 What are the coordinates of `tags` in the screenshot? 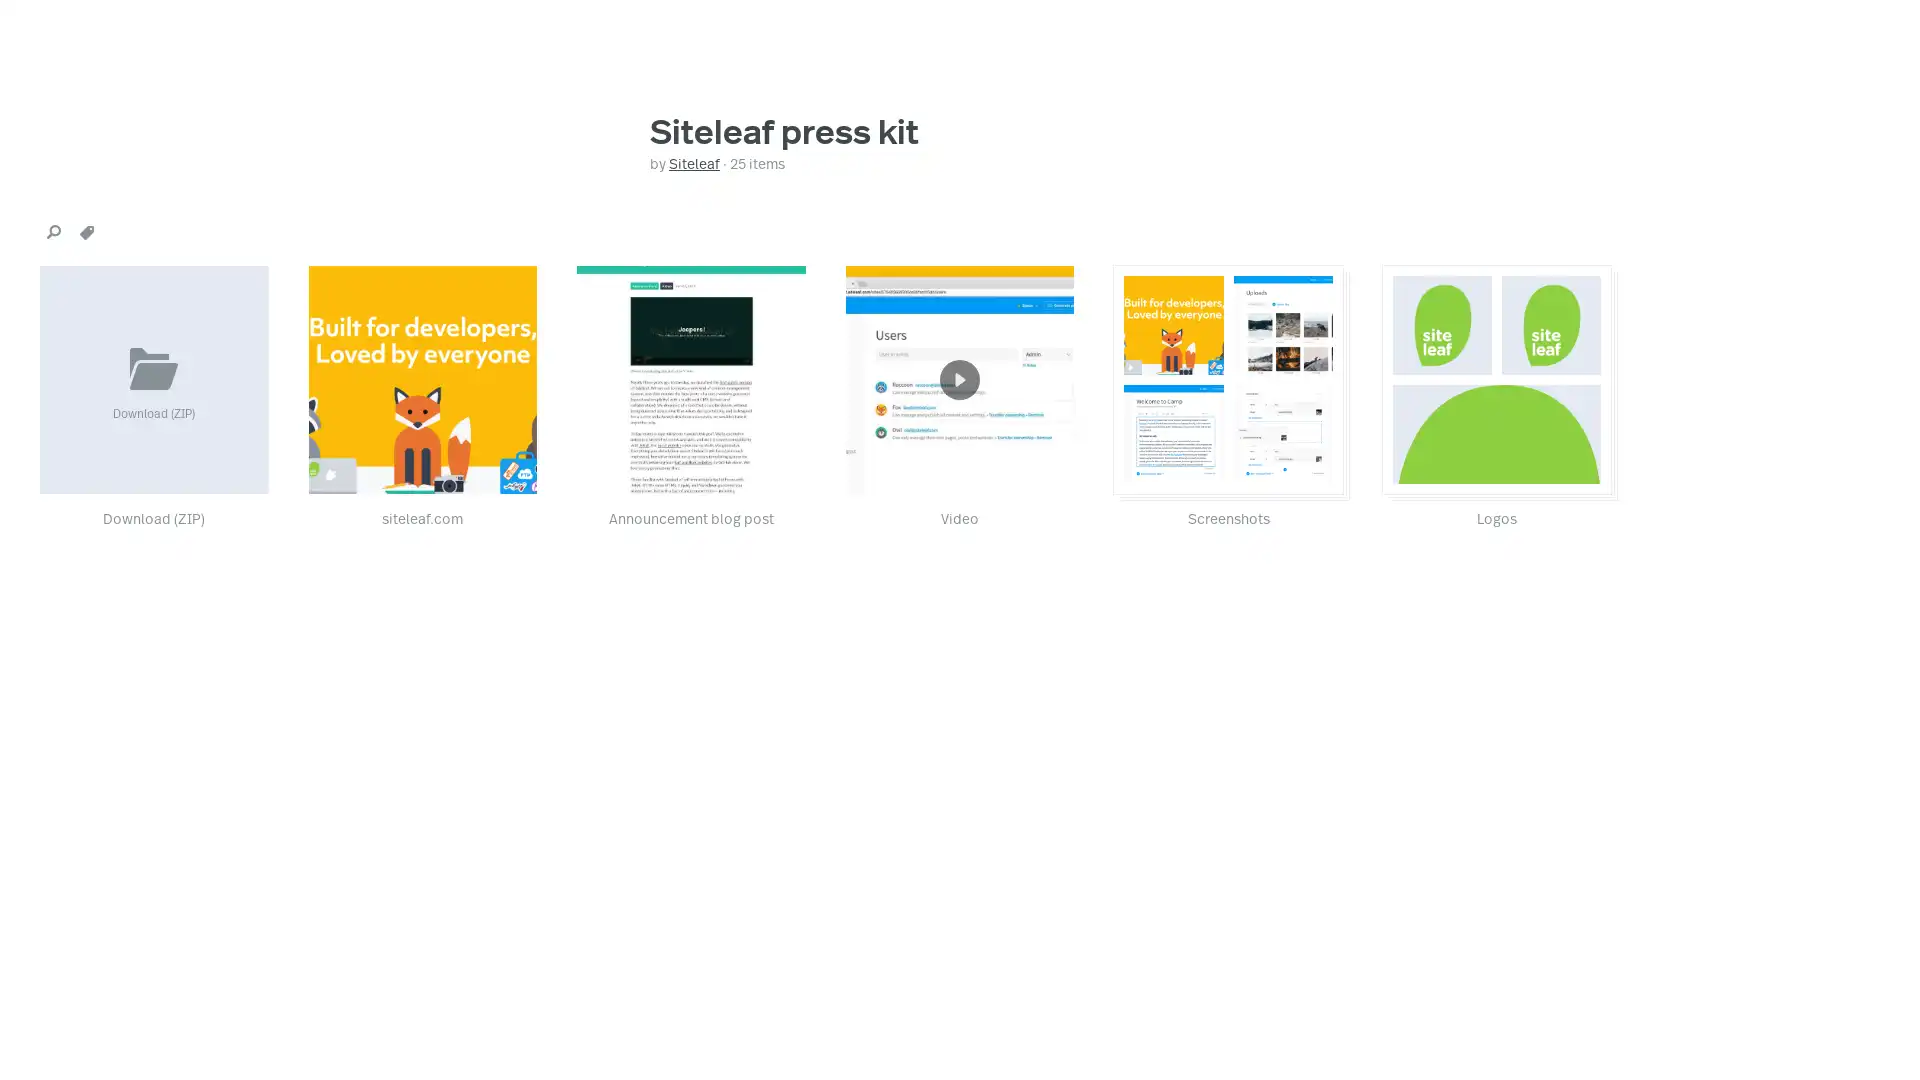 It's located at (85, 231).